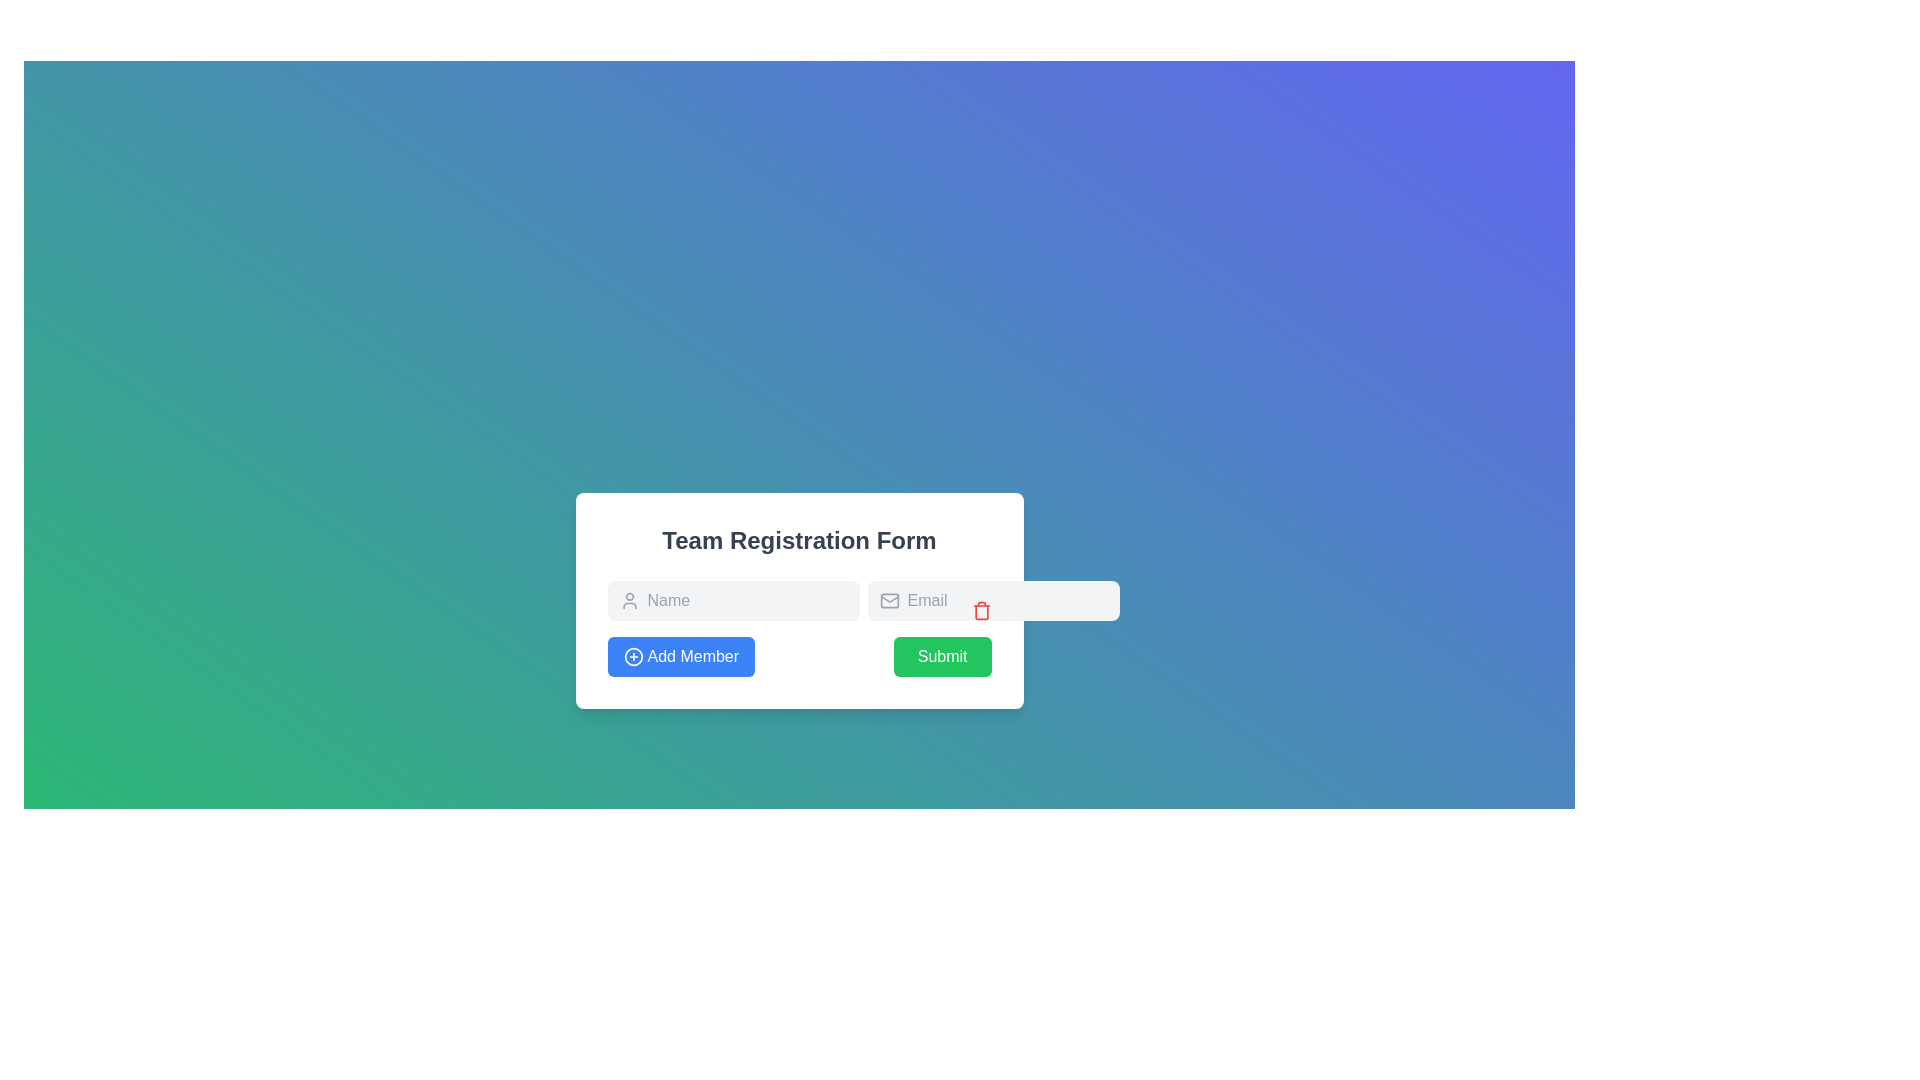 The width and height of the screenshot is (1920, 1080). What do you see at coordinates (632, 656) in the screenshot?
I see `the circular icon with a blue outline and a white background featuring a plus symbol inside, which is located to the left of the 'Add Member' button` at bounding box center [632, 656].